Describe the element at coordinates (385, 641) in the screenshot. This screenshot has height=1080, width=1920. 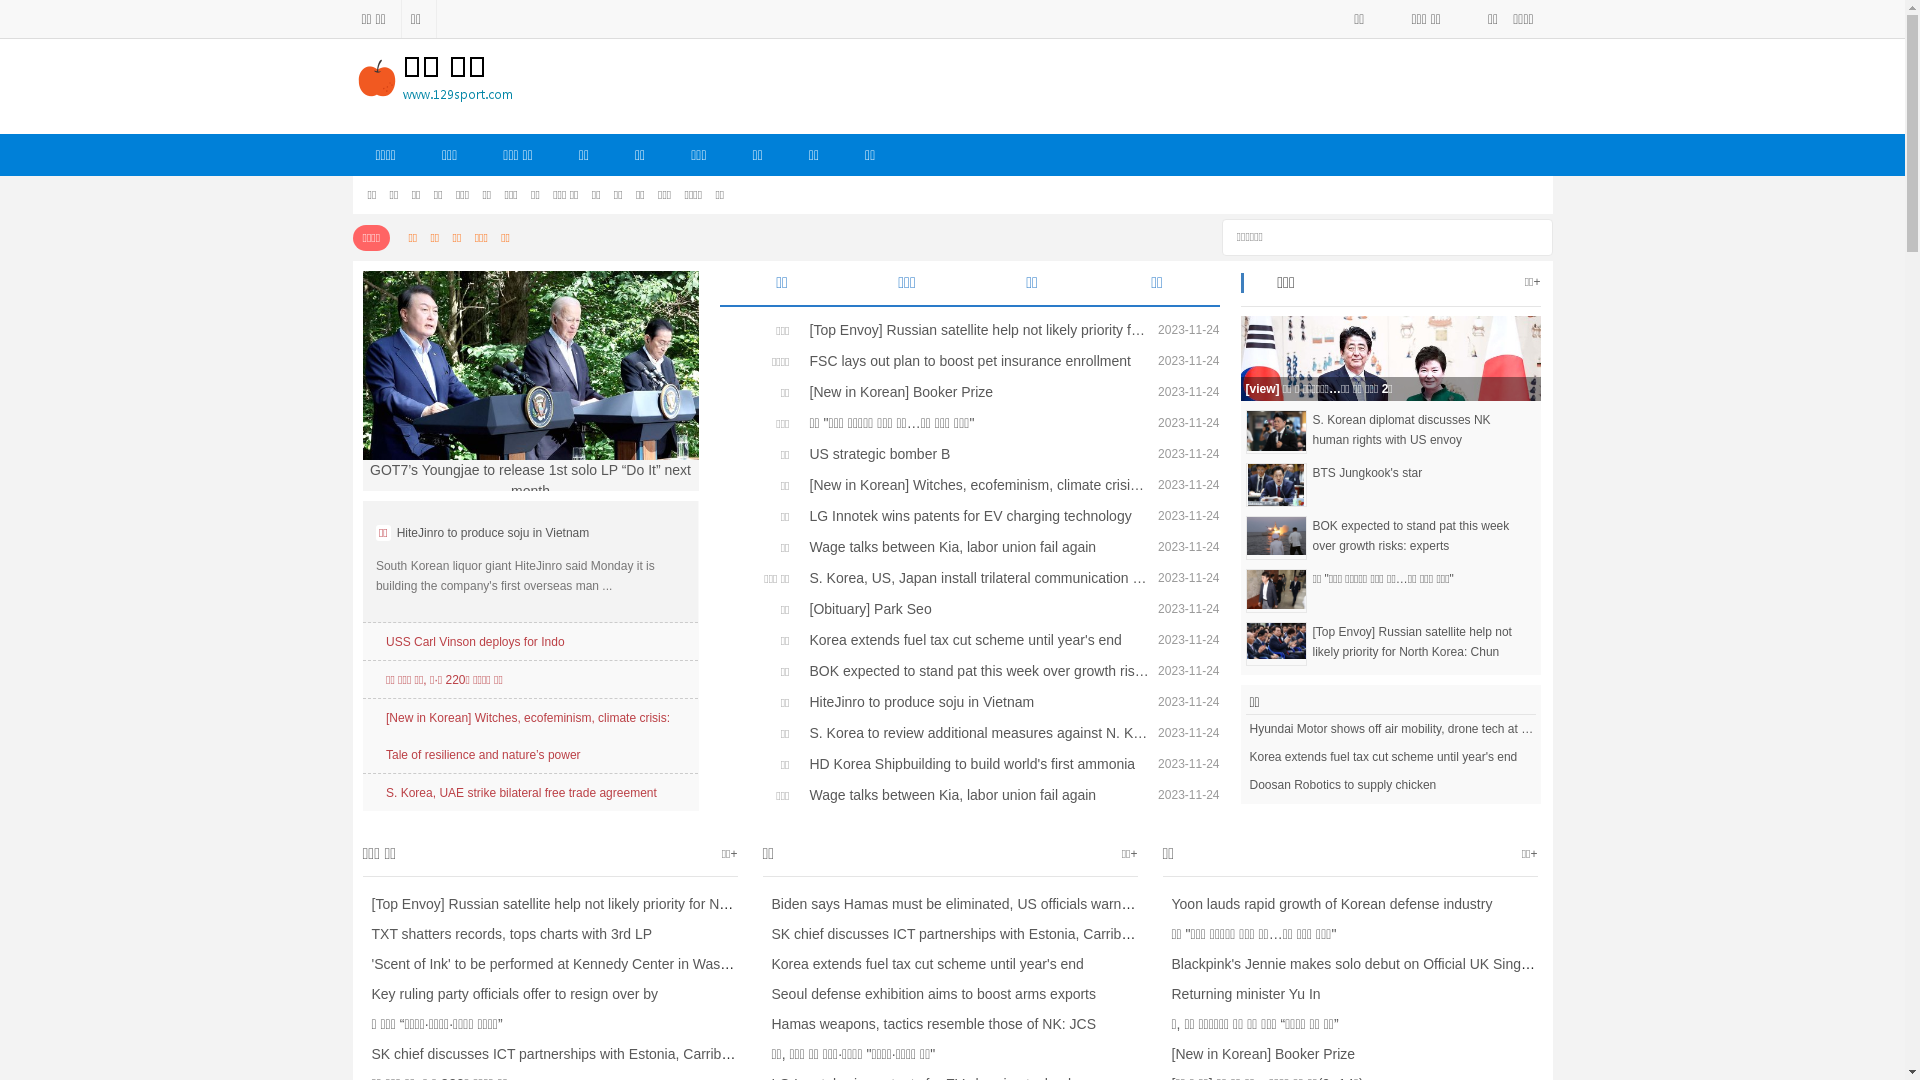
I see `'USS Carl Vinson deploys for Indo'` at that location.